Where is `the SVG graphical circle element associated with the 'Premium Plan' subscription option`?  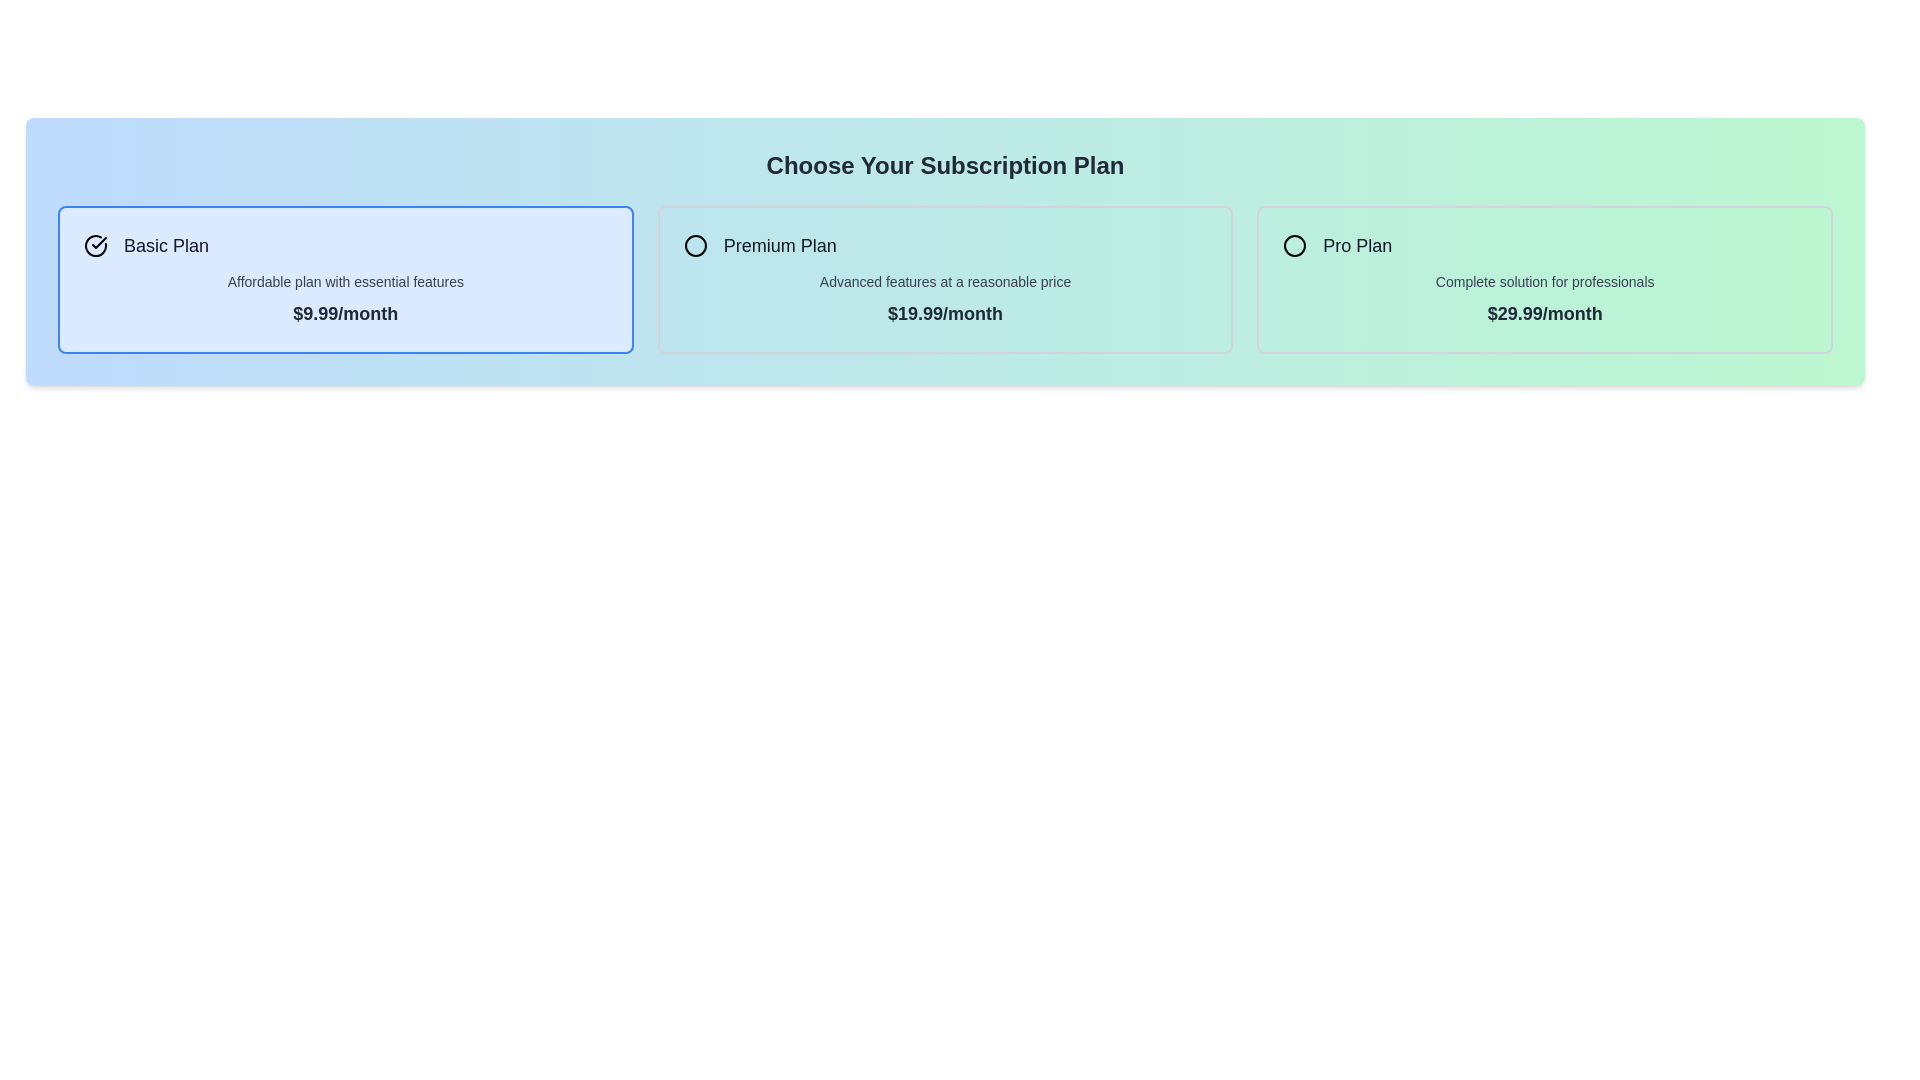
the SVG graphical circle element associated with the 'Premium Plan' subscription option is located at coordinates (695, 245).